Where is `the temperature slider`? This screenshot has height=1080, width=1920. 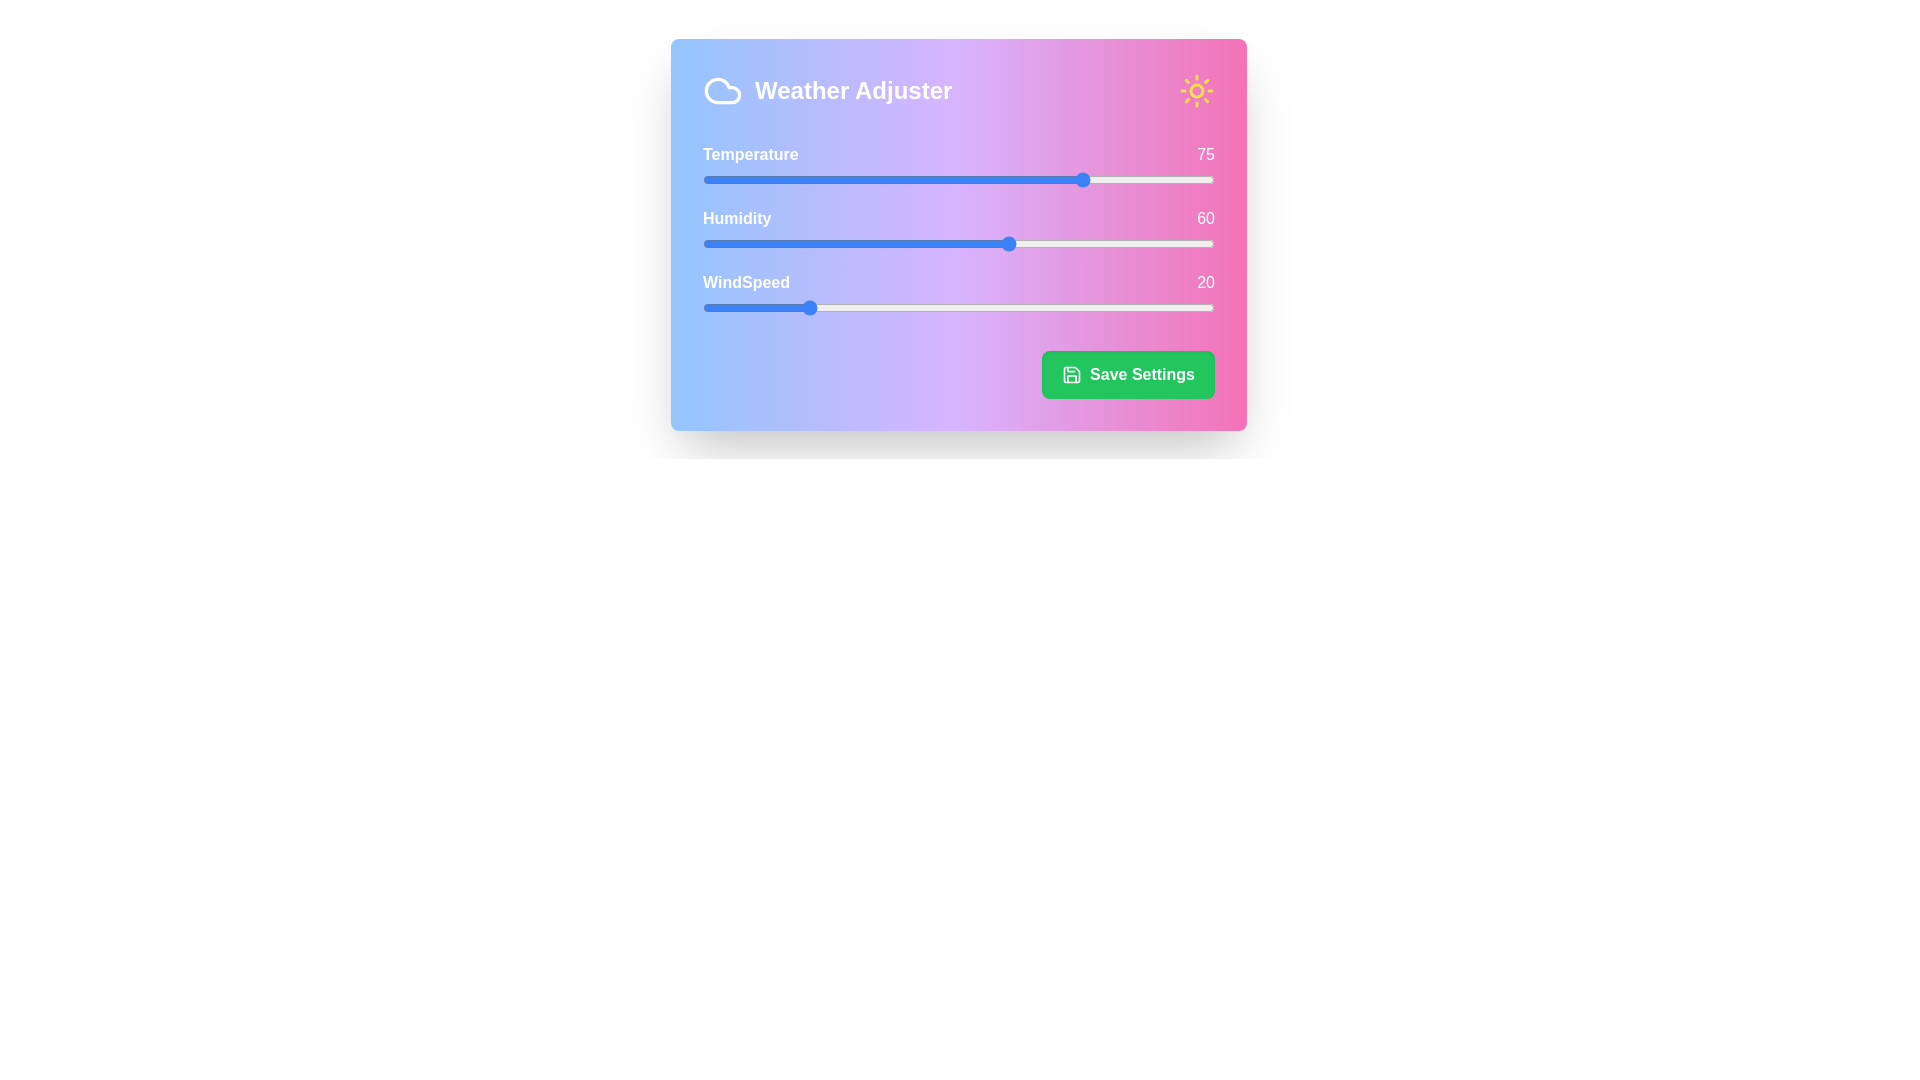
the temperature slider is located at coordinates (1096, 180).